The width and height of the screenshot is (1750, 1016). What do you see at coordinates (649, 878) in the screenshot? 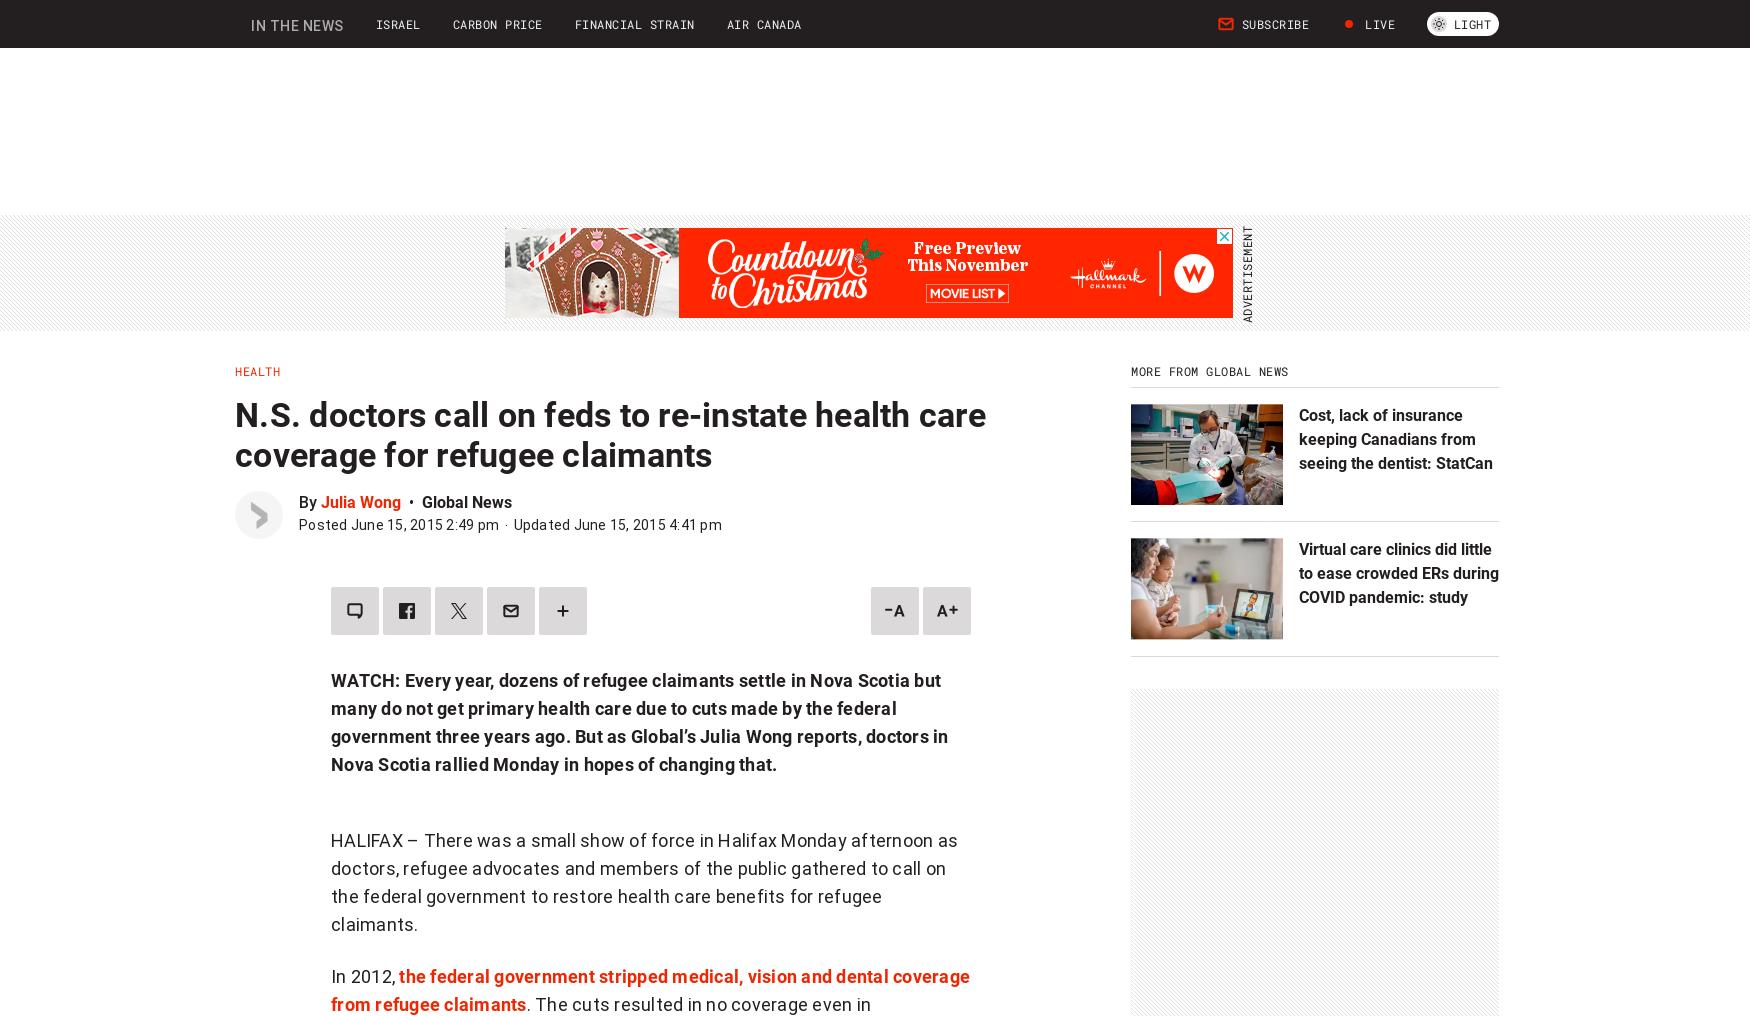
I see `'Advertisement'` at bounding box center [649, 878].